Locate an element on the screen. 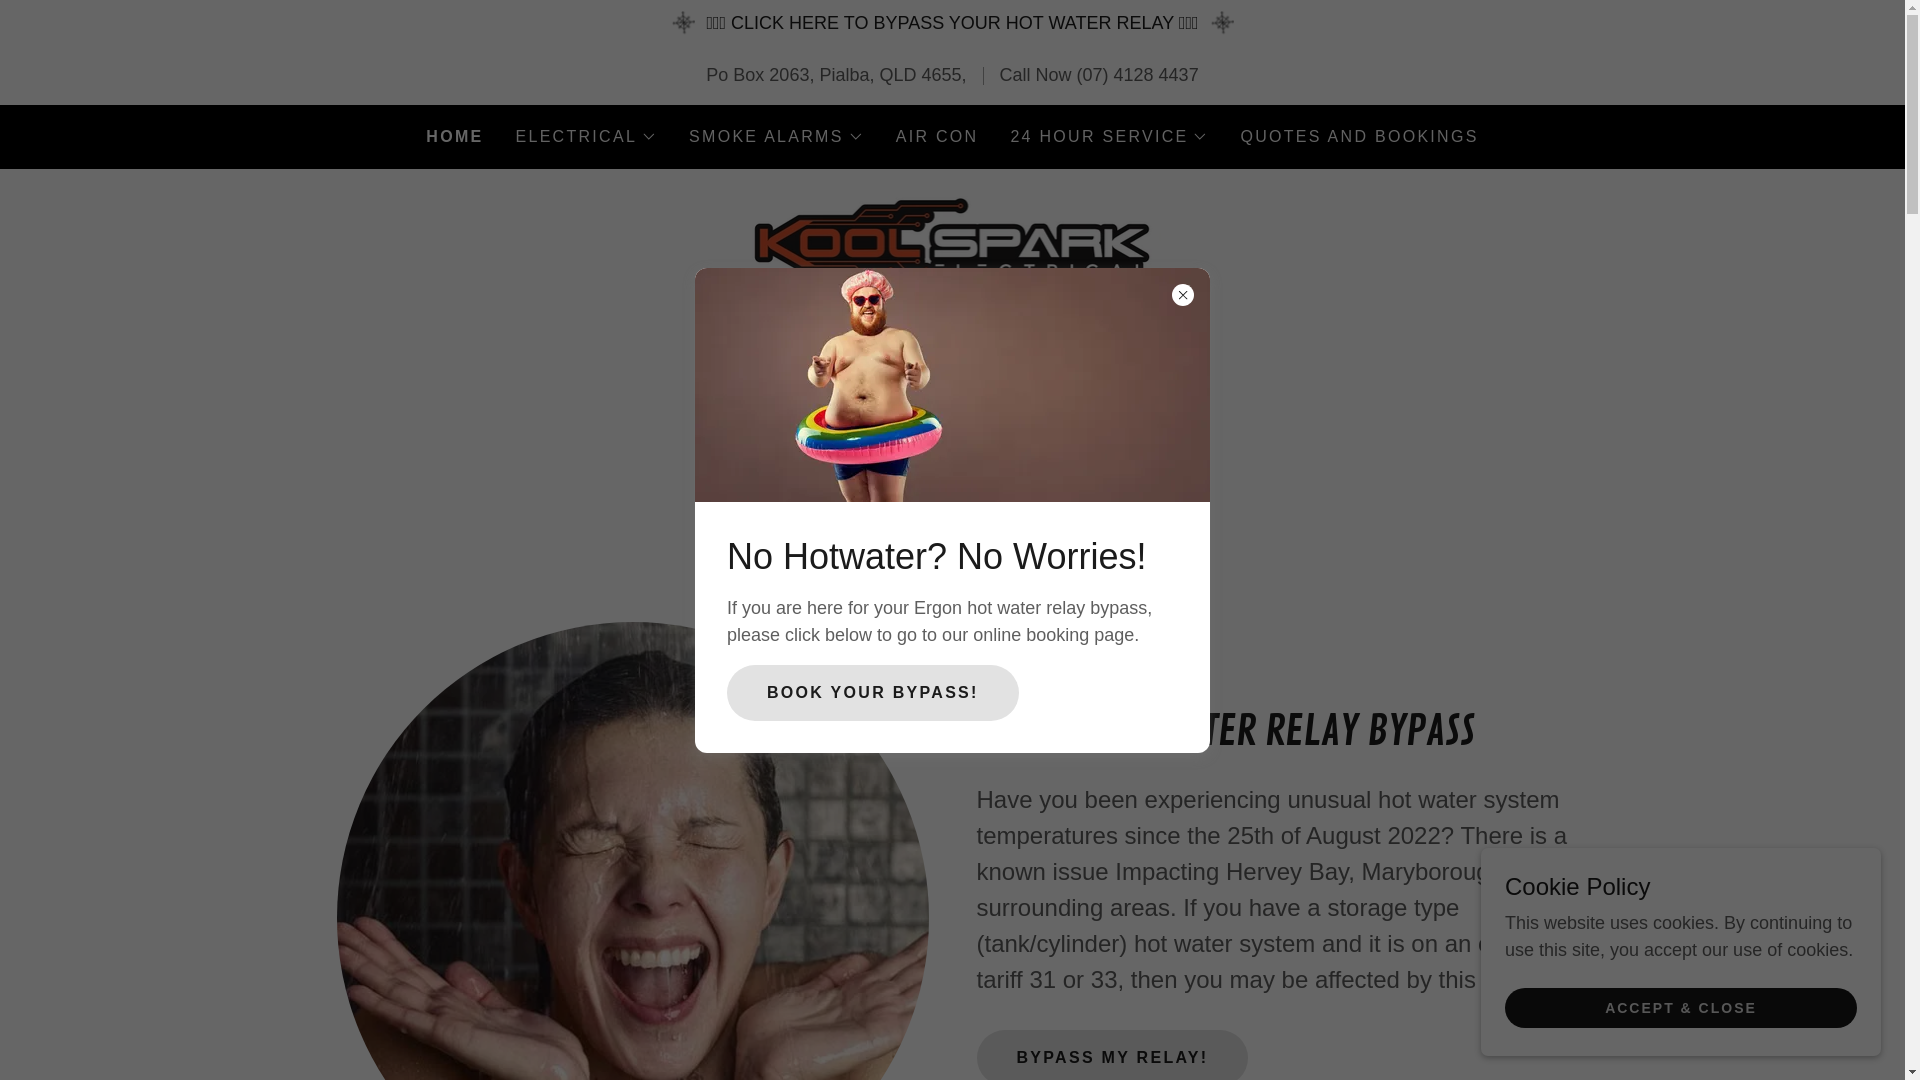 The image size is (1920, 1080). '(07) 4128 4437' is located at coordinates (1137, 73).